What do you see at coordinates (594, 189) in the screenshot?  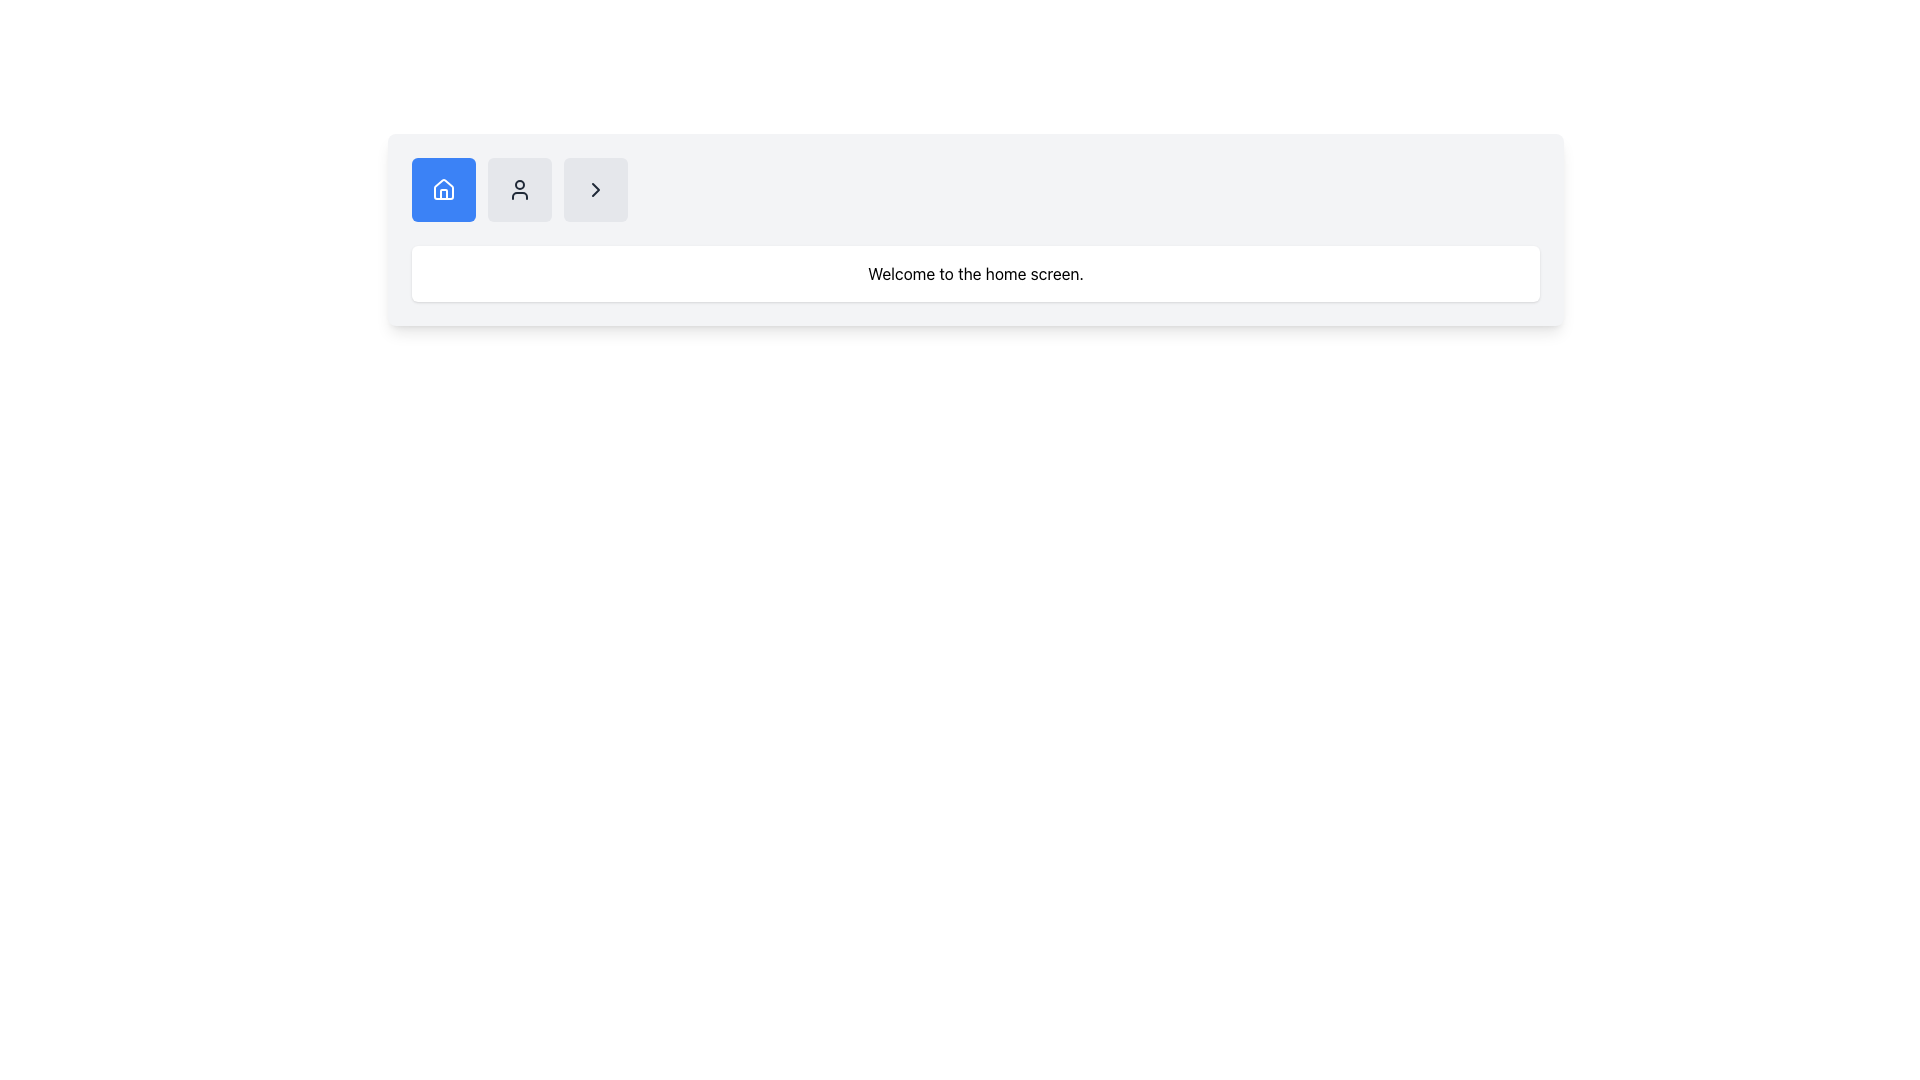 I see `the third button with a rightward-pointing chevron icon, which has a light gray background and rounded corners` at bounding box center [594, 189].